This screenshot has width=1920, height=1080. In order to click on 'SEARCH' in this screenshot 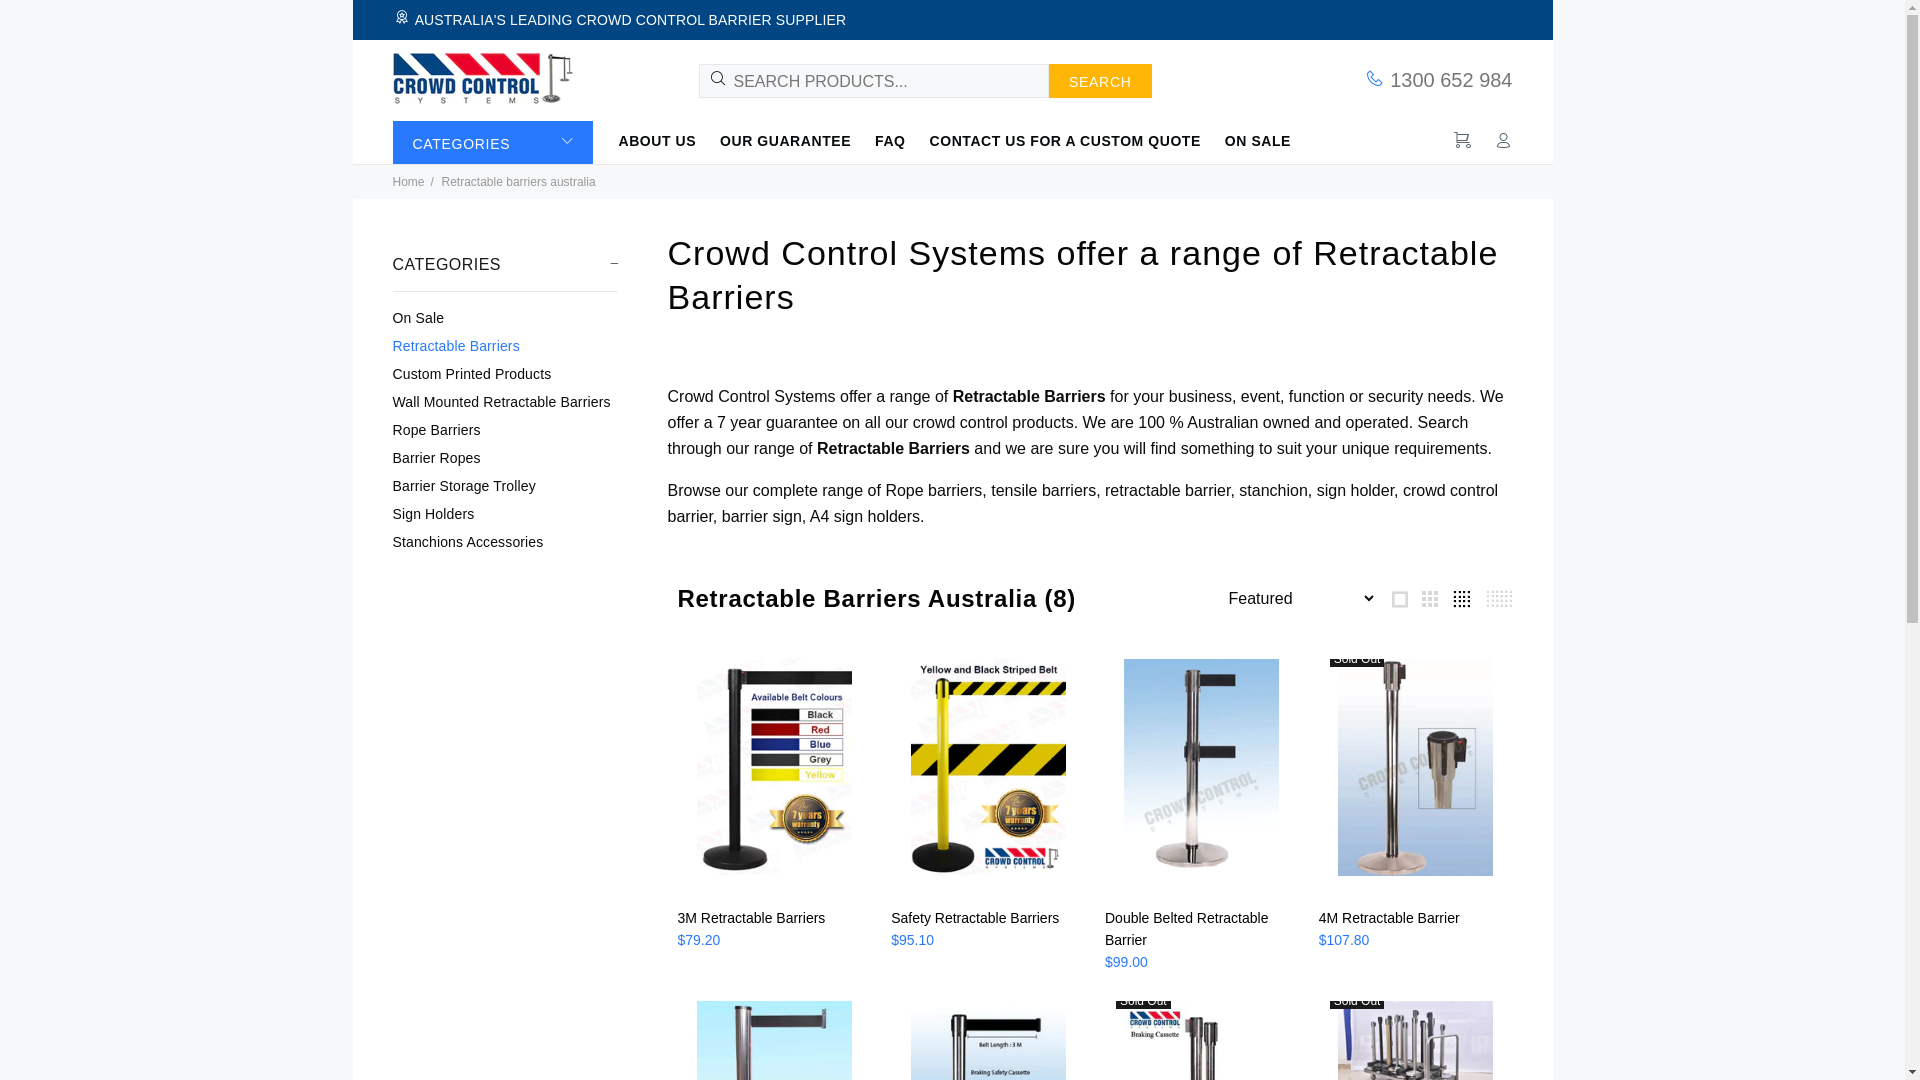, I will do `click(1099, 80)`.